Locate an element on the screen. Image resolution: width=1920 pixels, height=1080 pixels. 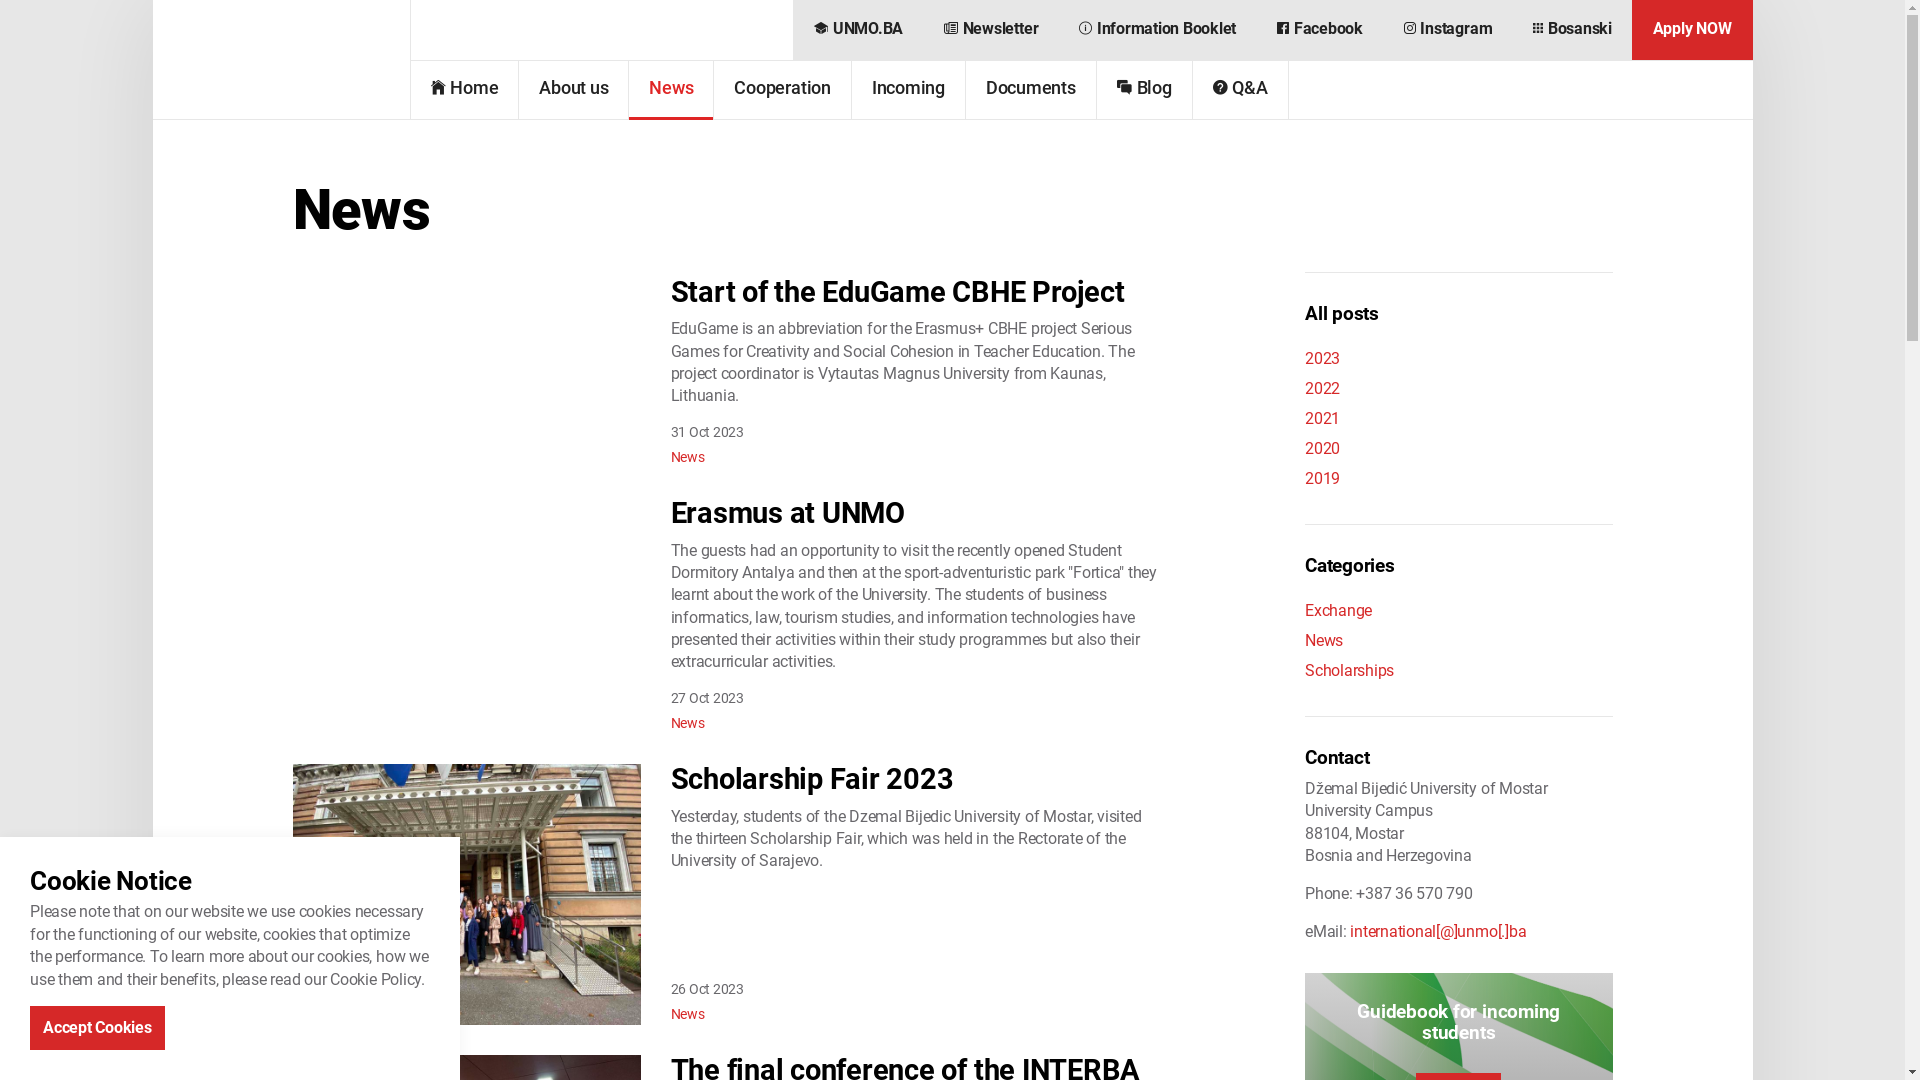
'international[@]unmo[.]ba' is located at coordinates (1437, 931).